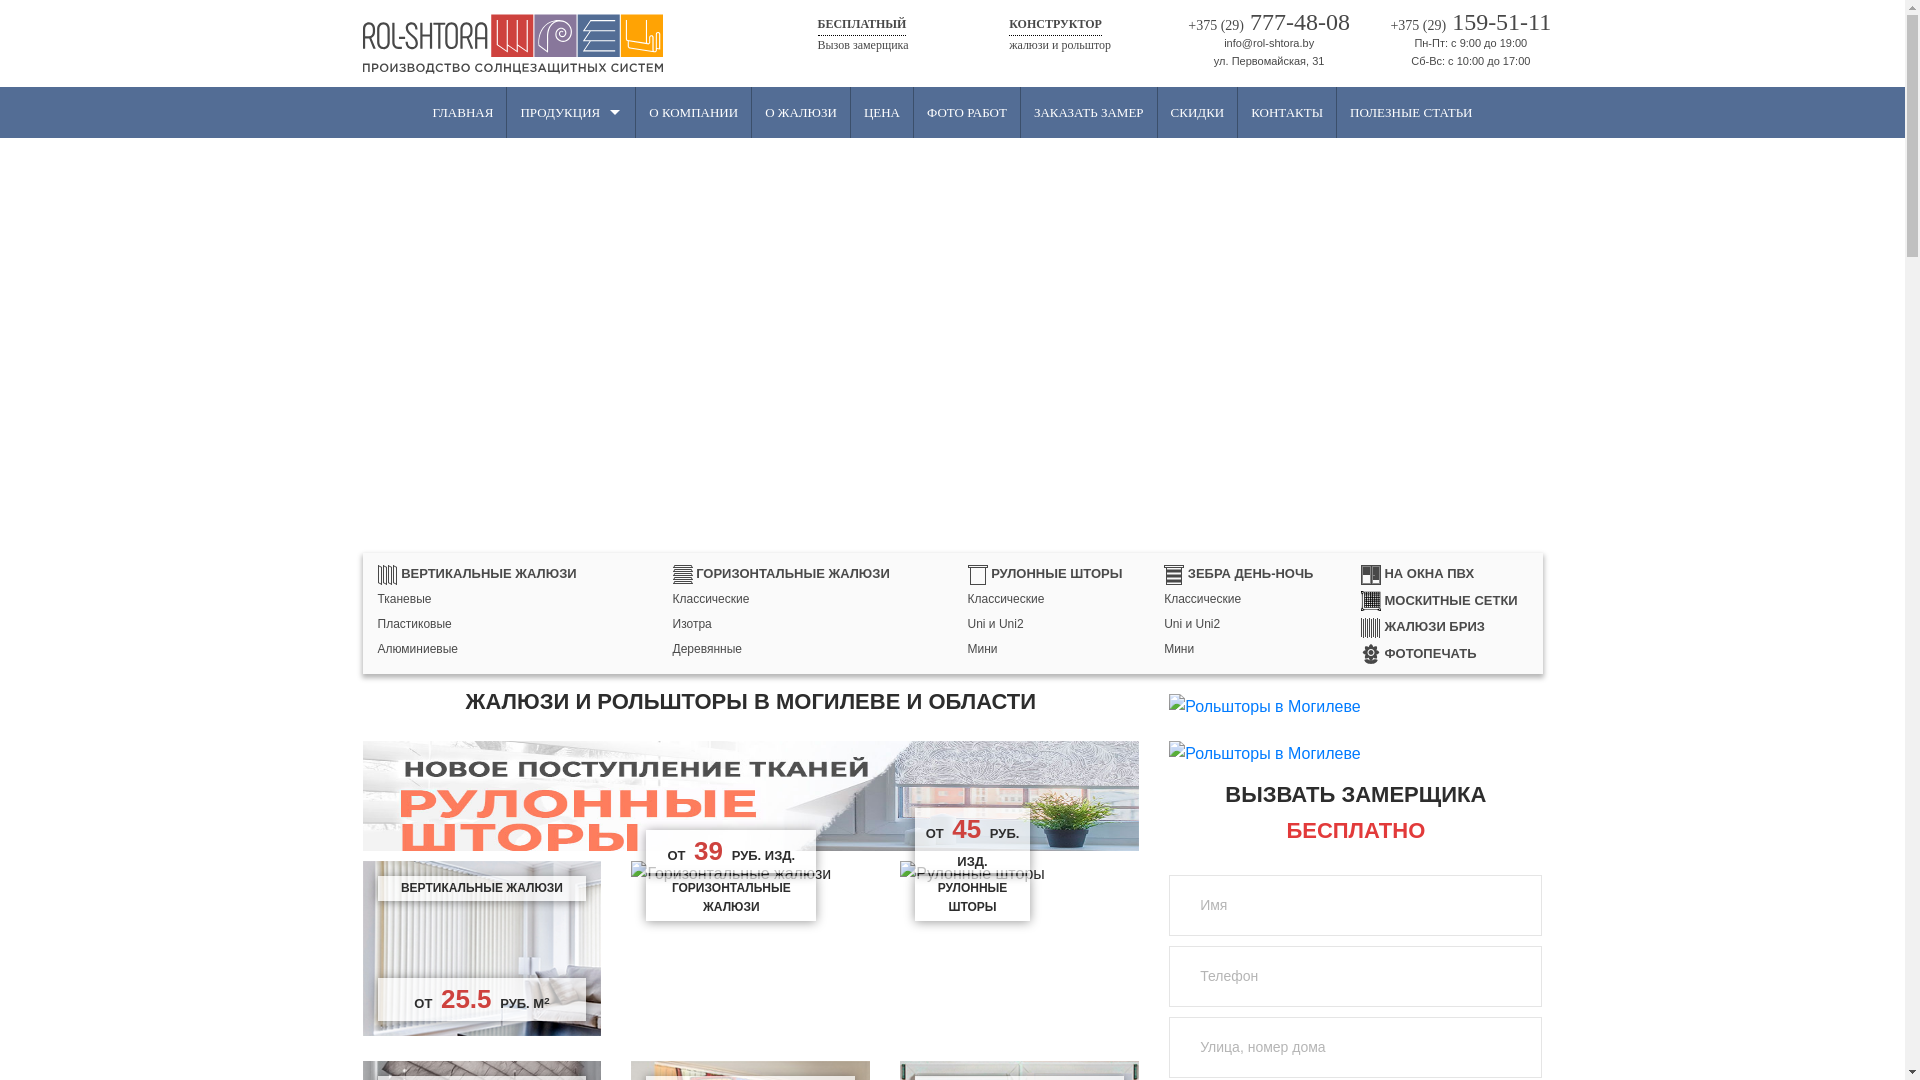 Image resolution: width=1920 pixels, height=1080 pixels. Describe the element at coordinates (1169, 22) in the screenshot. I see `'+375 (29) 777-48-08'` at that location.